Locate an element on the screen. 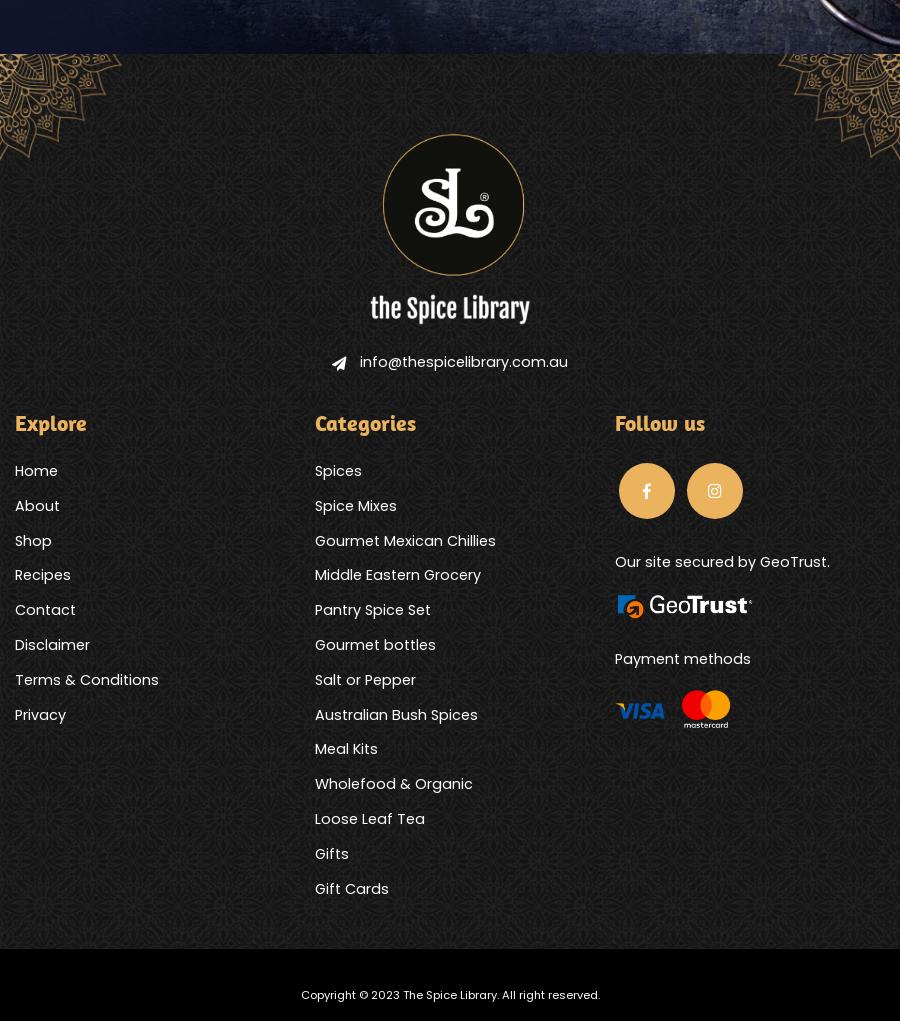  'Payment methods' is located at coordinates (613, 657).